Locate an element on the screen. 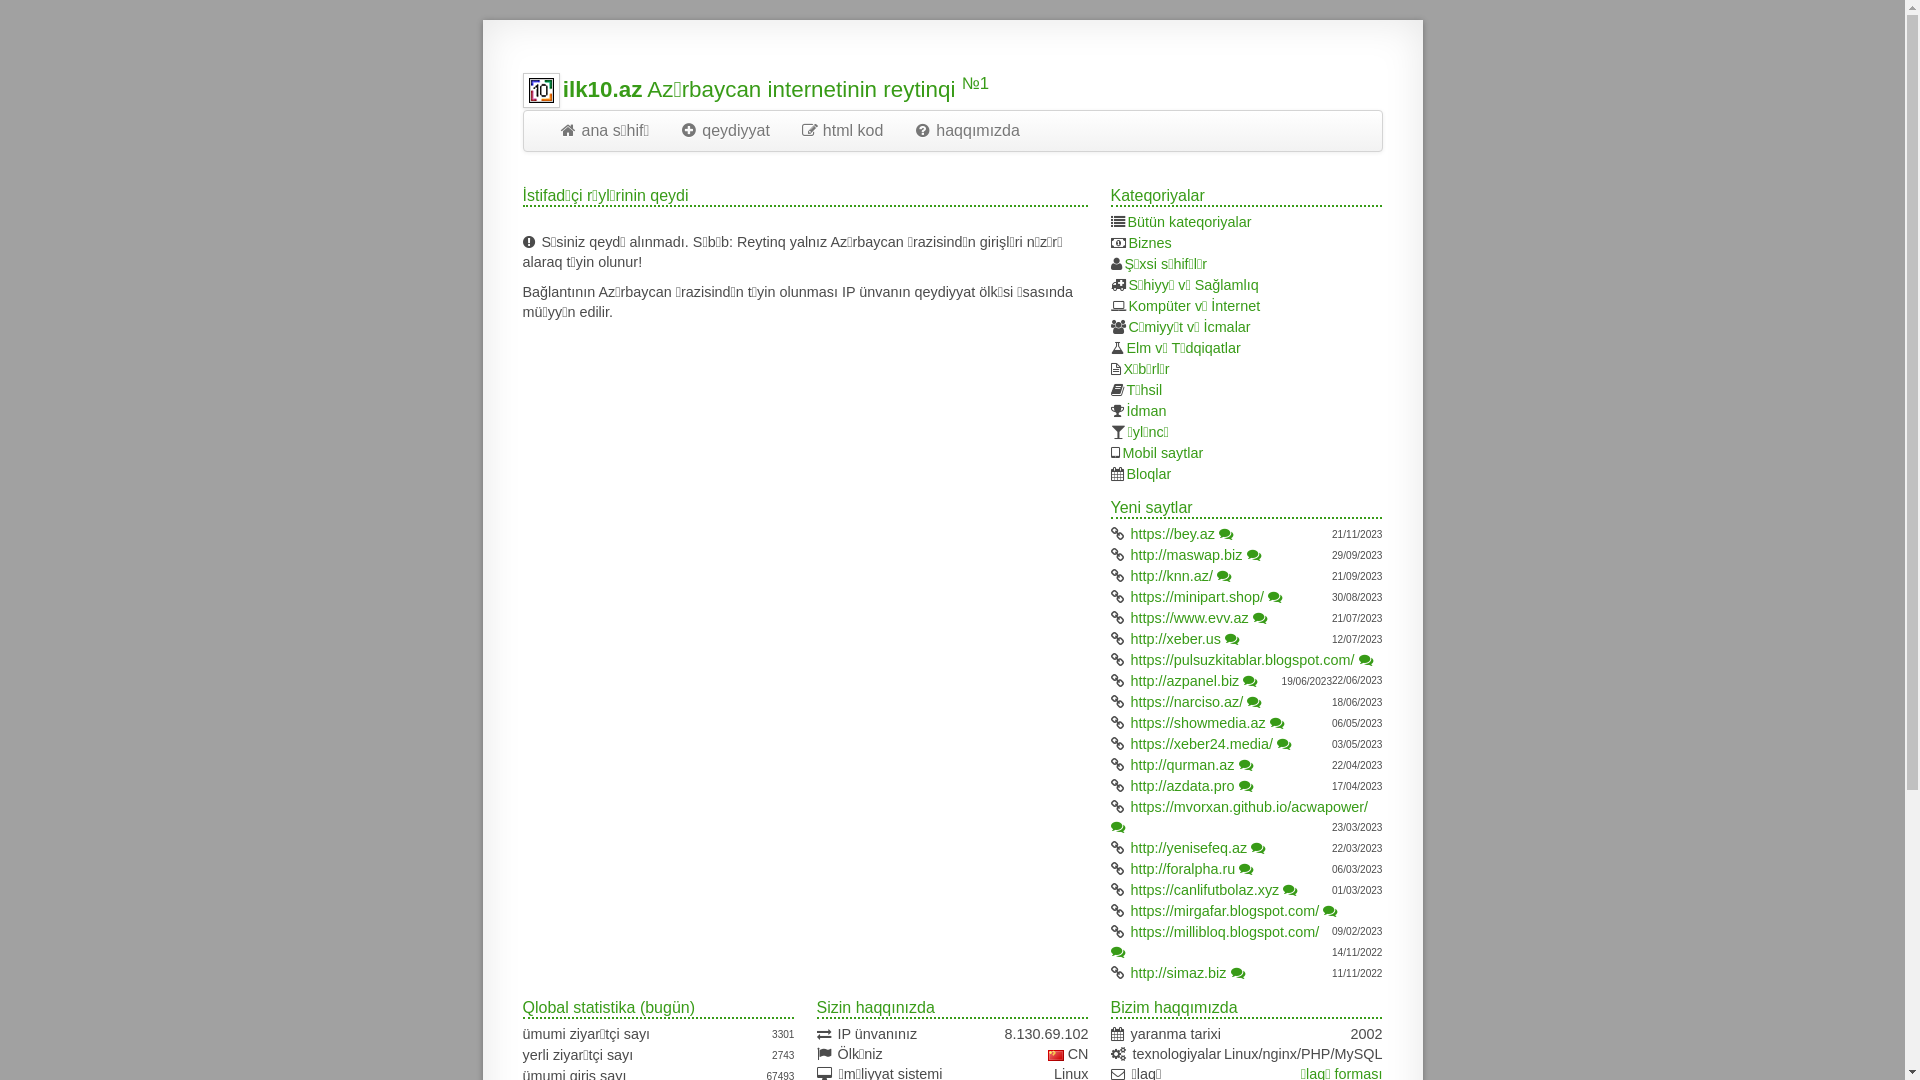 This screenshot has height=1080, width=1920. 'https://pulsuzkitablar.blogspot.com/' is located at coordinates (1242, 659).